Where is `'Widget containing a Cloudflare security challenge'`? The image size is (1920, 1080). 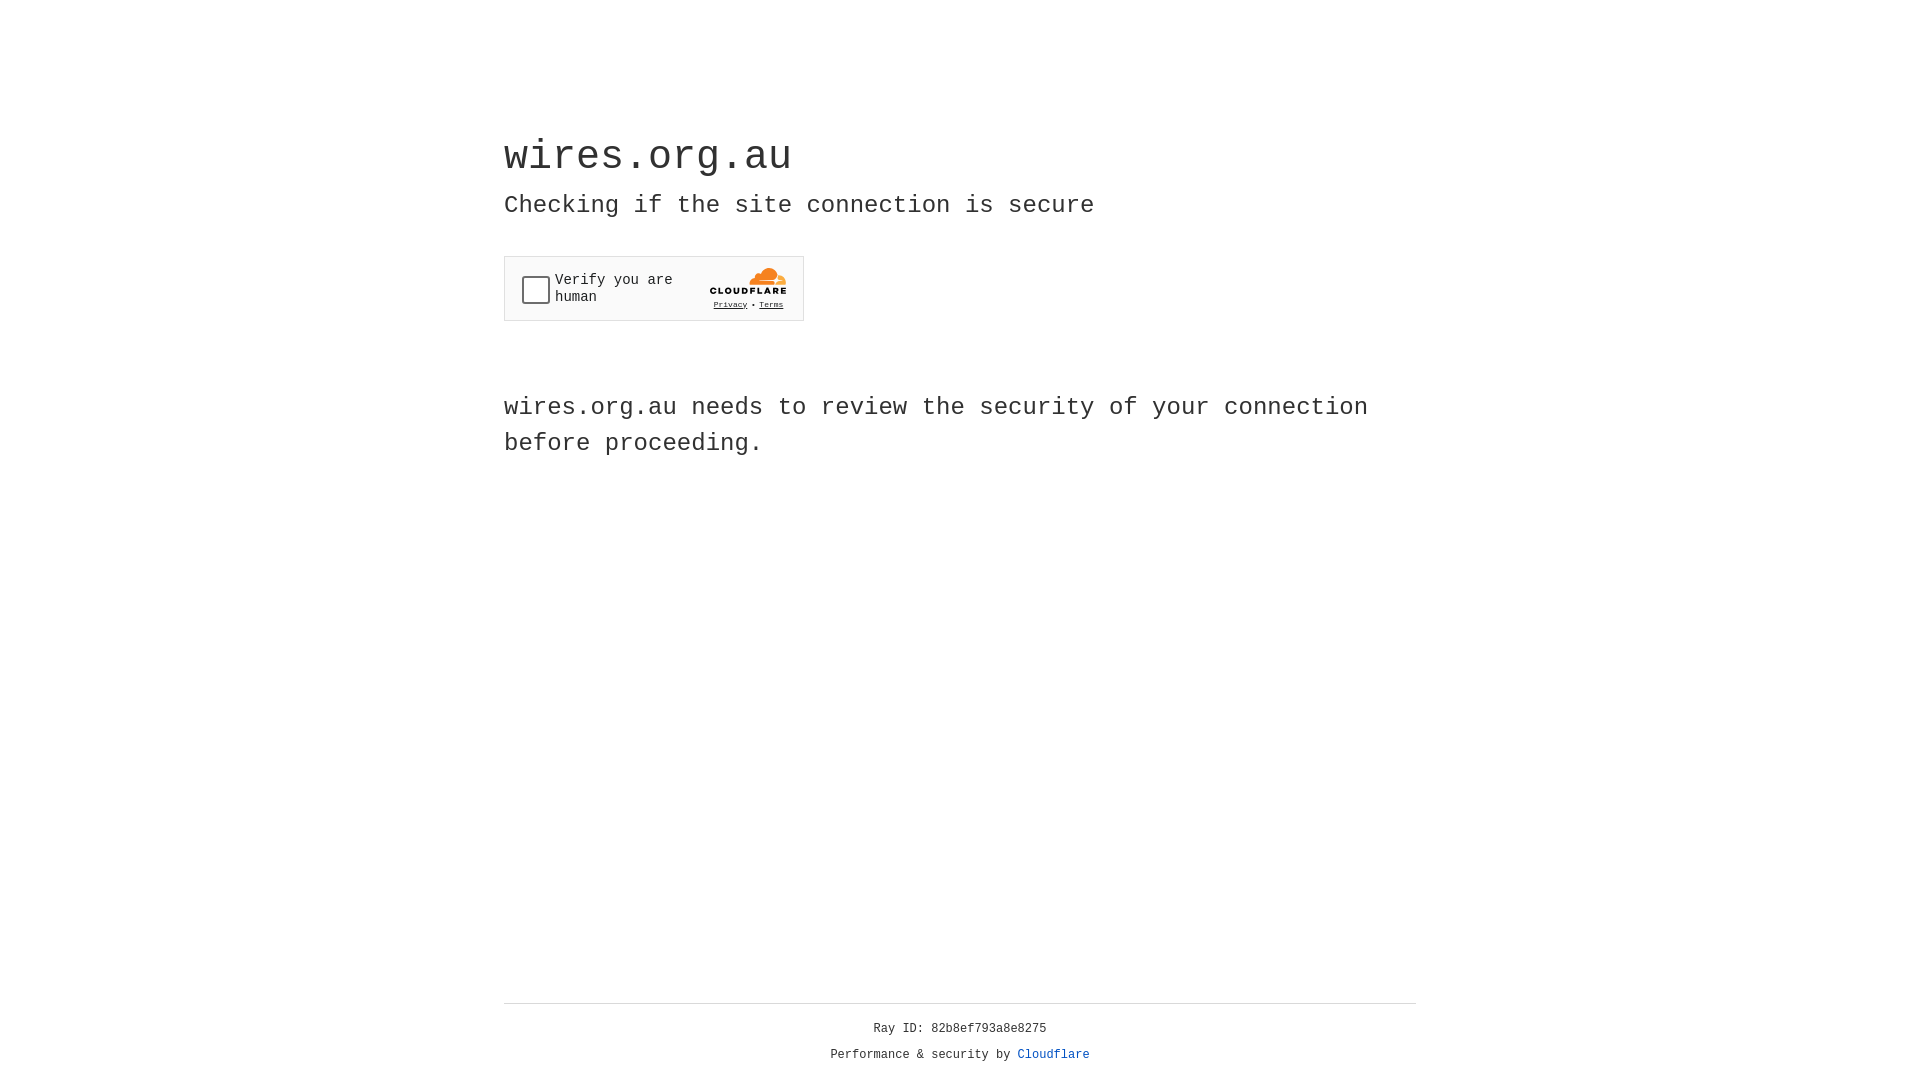
'Widget containing a Cloudflare security challenge' is located at coordinates (653, 288).